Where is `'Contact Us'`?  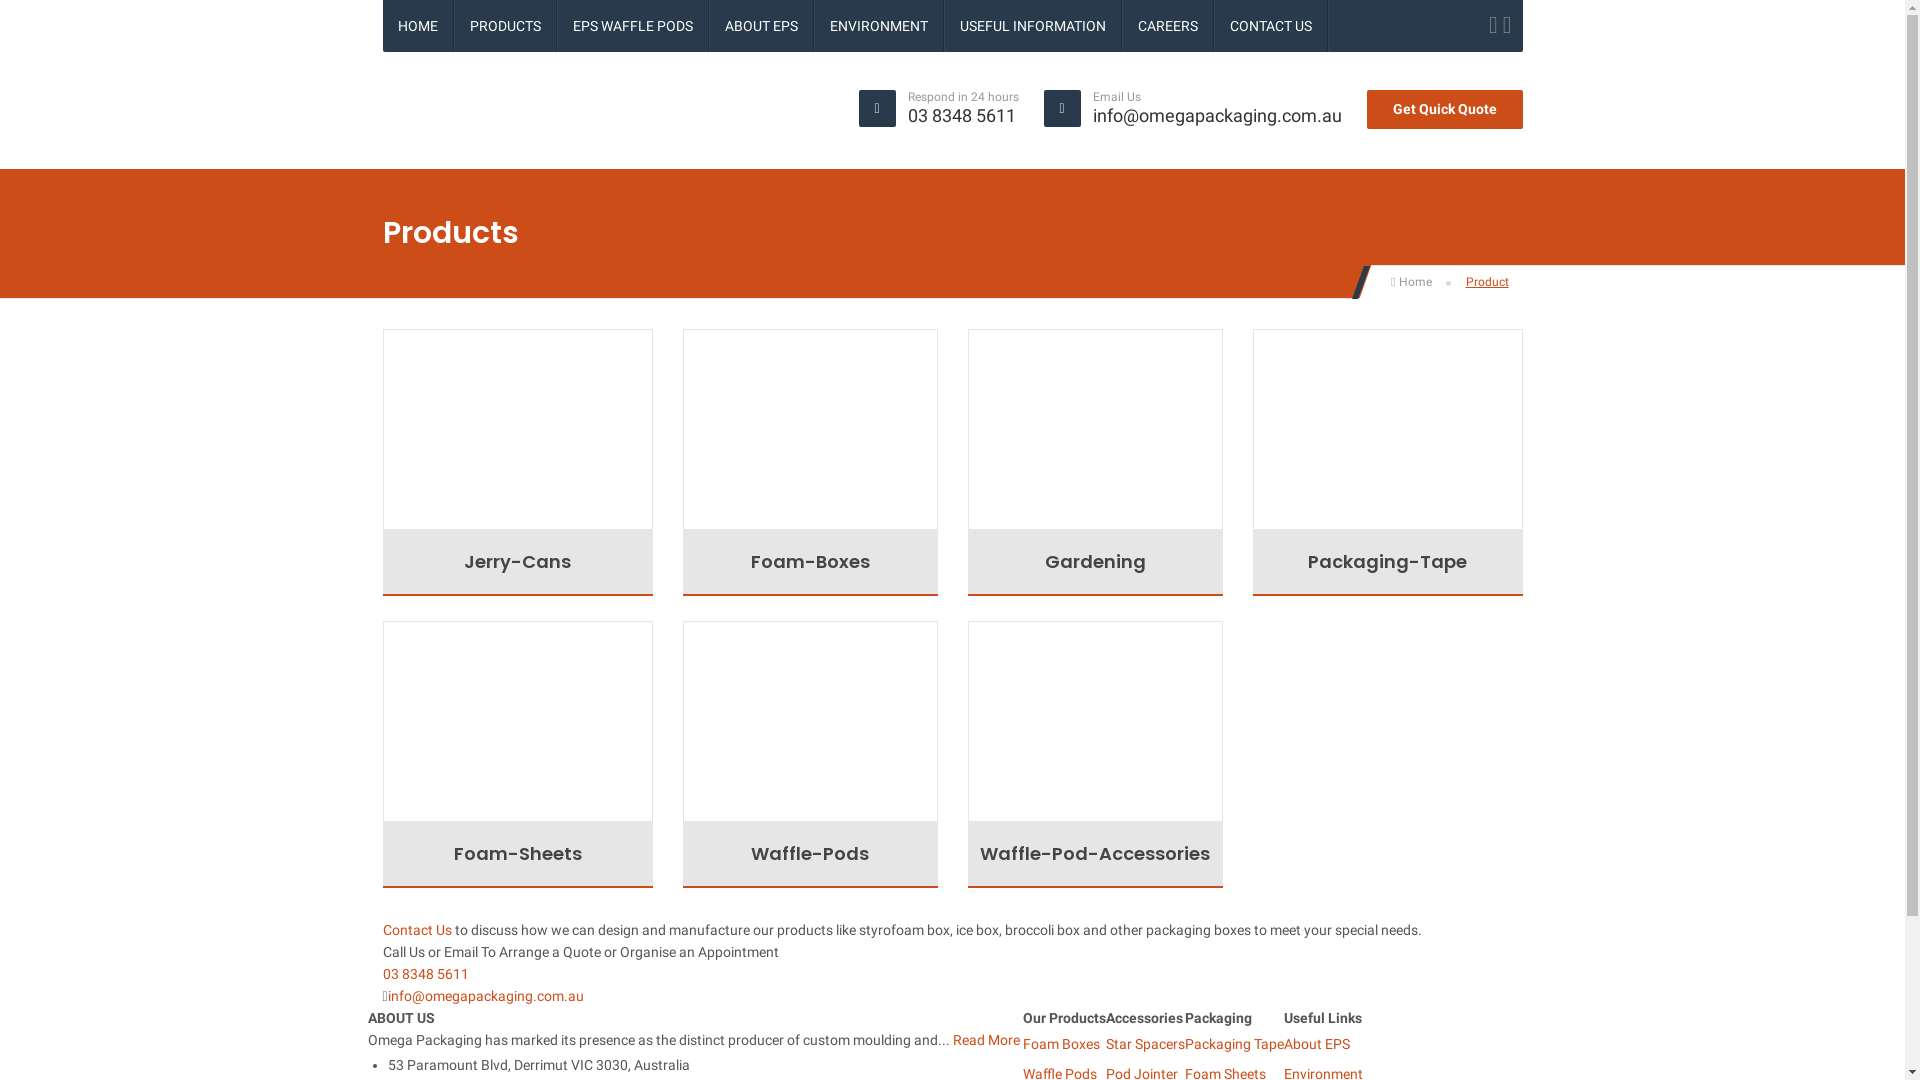 'Contact Us' is located at coordinates (415, 929).